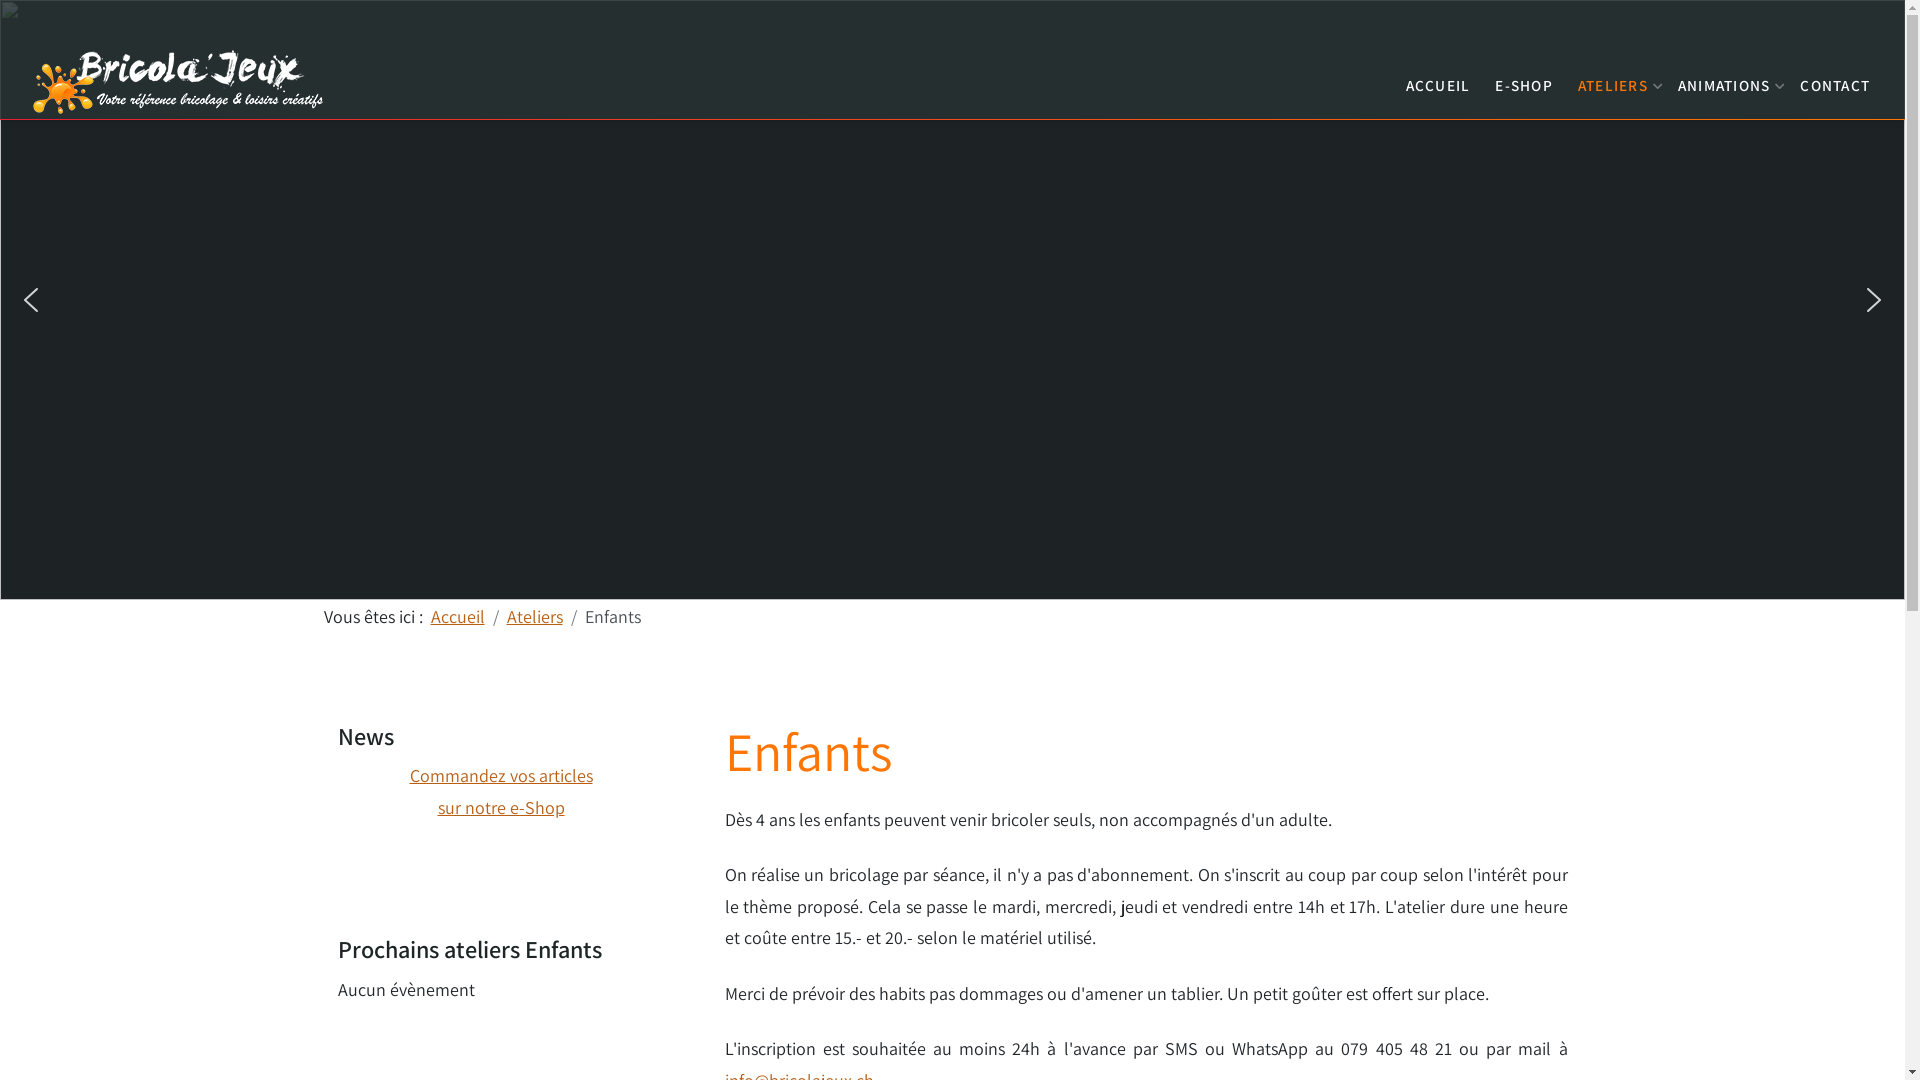 Image resolution: width=1920 pixels, height=1080 pixels. What do you see at coordinates (1489, 79) in the screenshot?
I see `'E-SHOP'` at bounding box center [1489, 79].